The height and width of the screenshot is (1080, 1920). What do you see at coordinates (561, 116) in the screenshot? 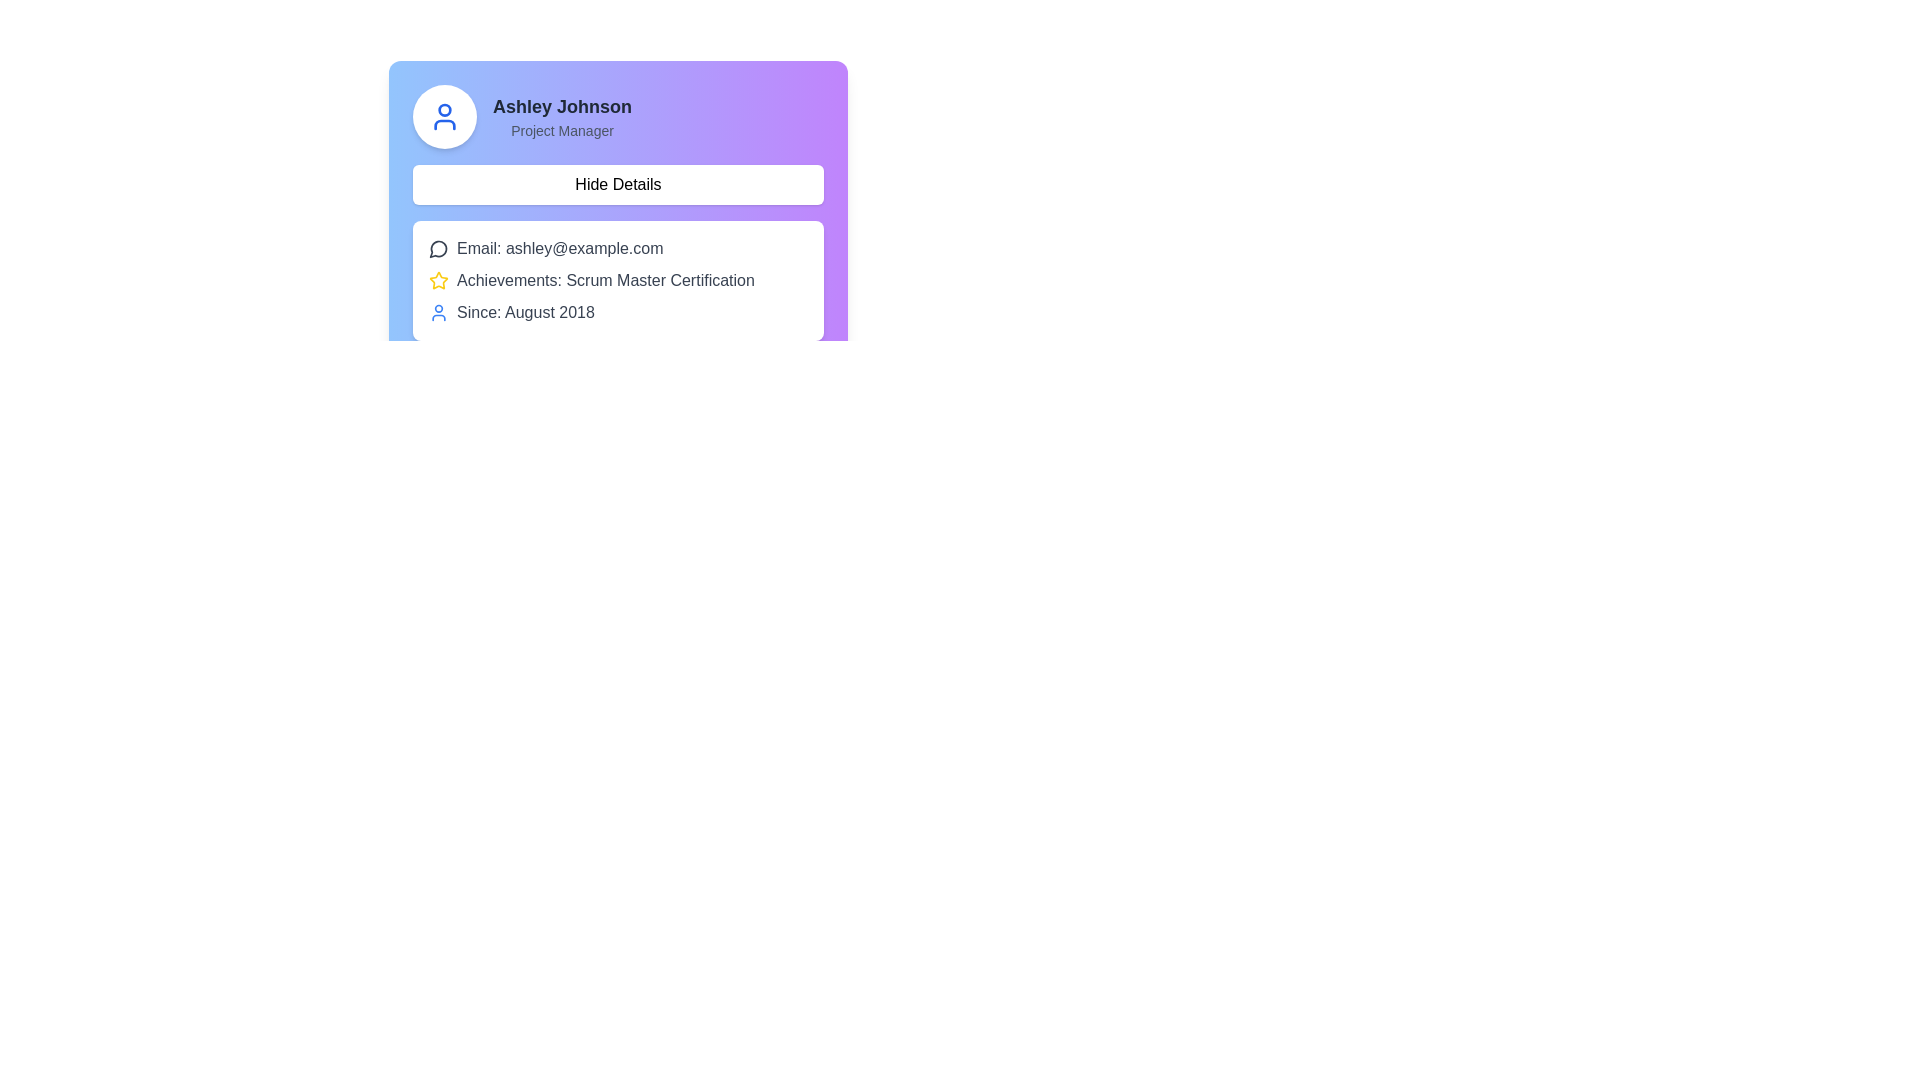
I see `the text label displaying 'Ashley Johnson' and 'Project Manager', which is positioned on the right side of the user profile icon` at bounding box center [561, 116].